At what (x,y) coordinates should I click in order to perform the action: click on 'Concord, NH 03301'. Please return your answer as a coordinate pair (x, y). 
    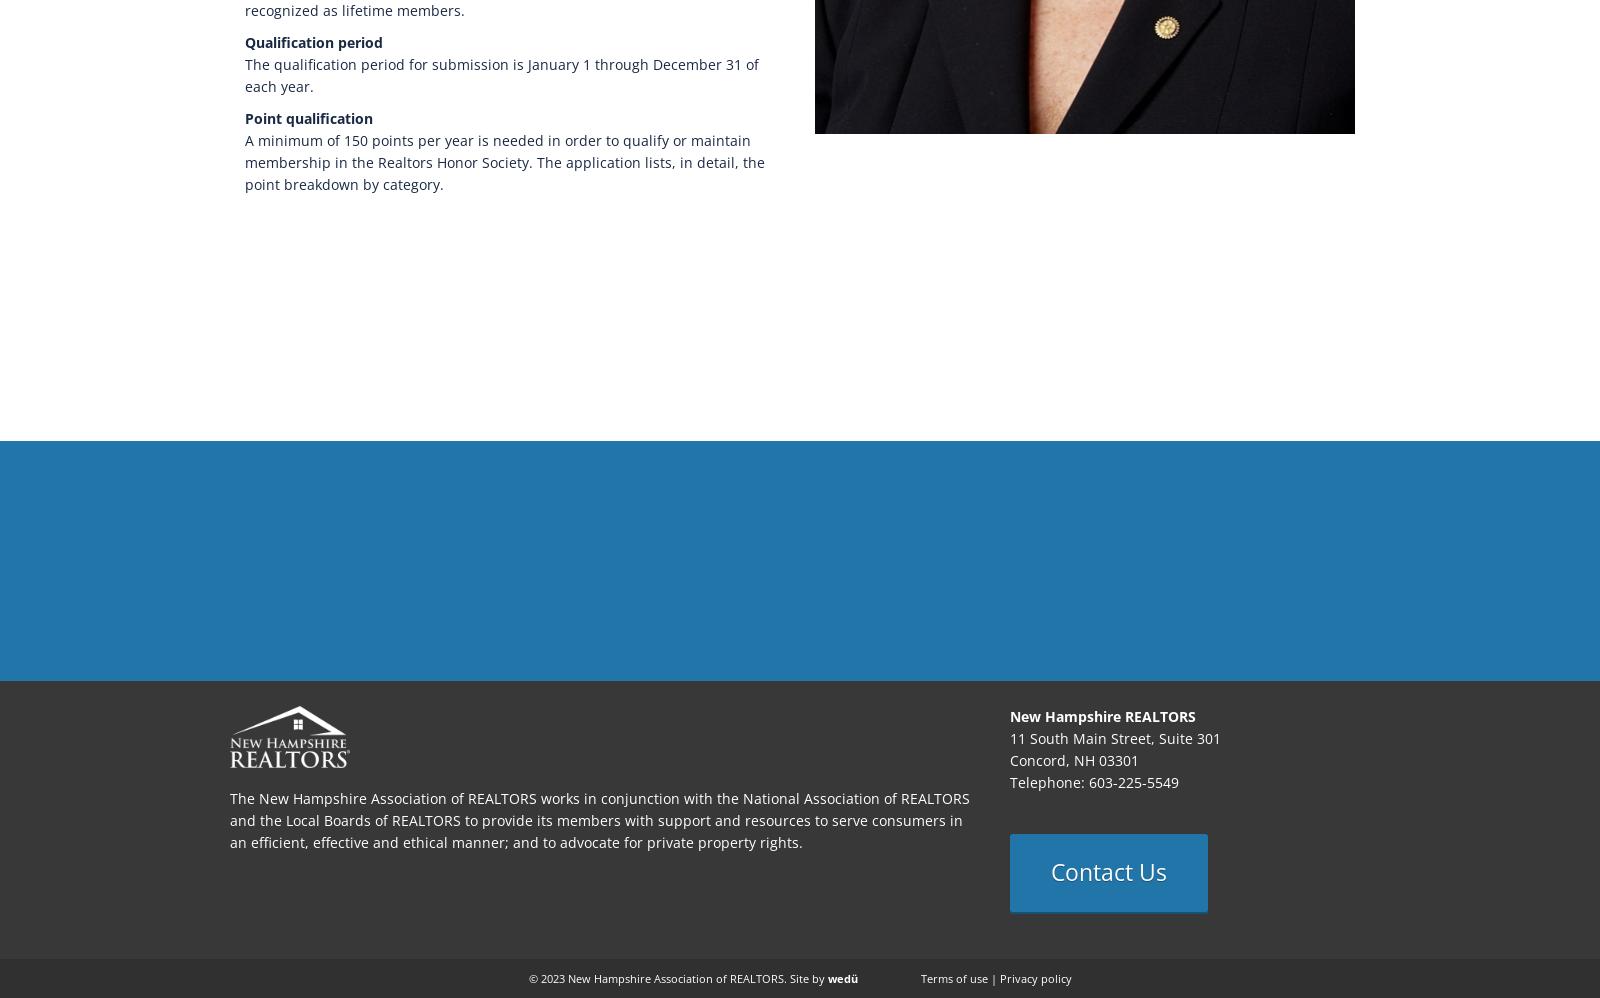
    Looking at the image, I should click on (1074, 759).